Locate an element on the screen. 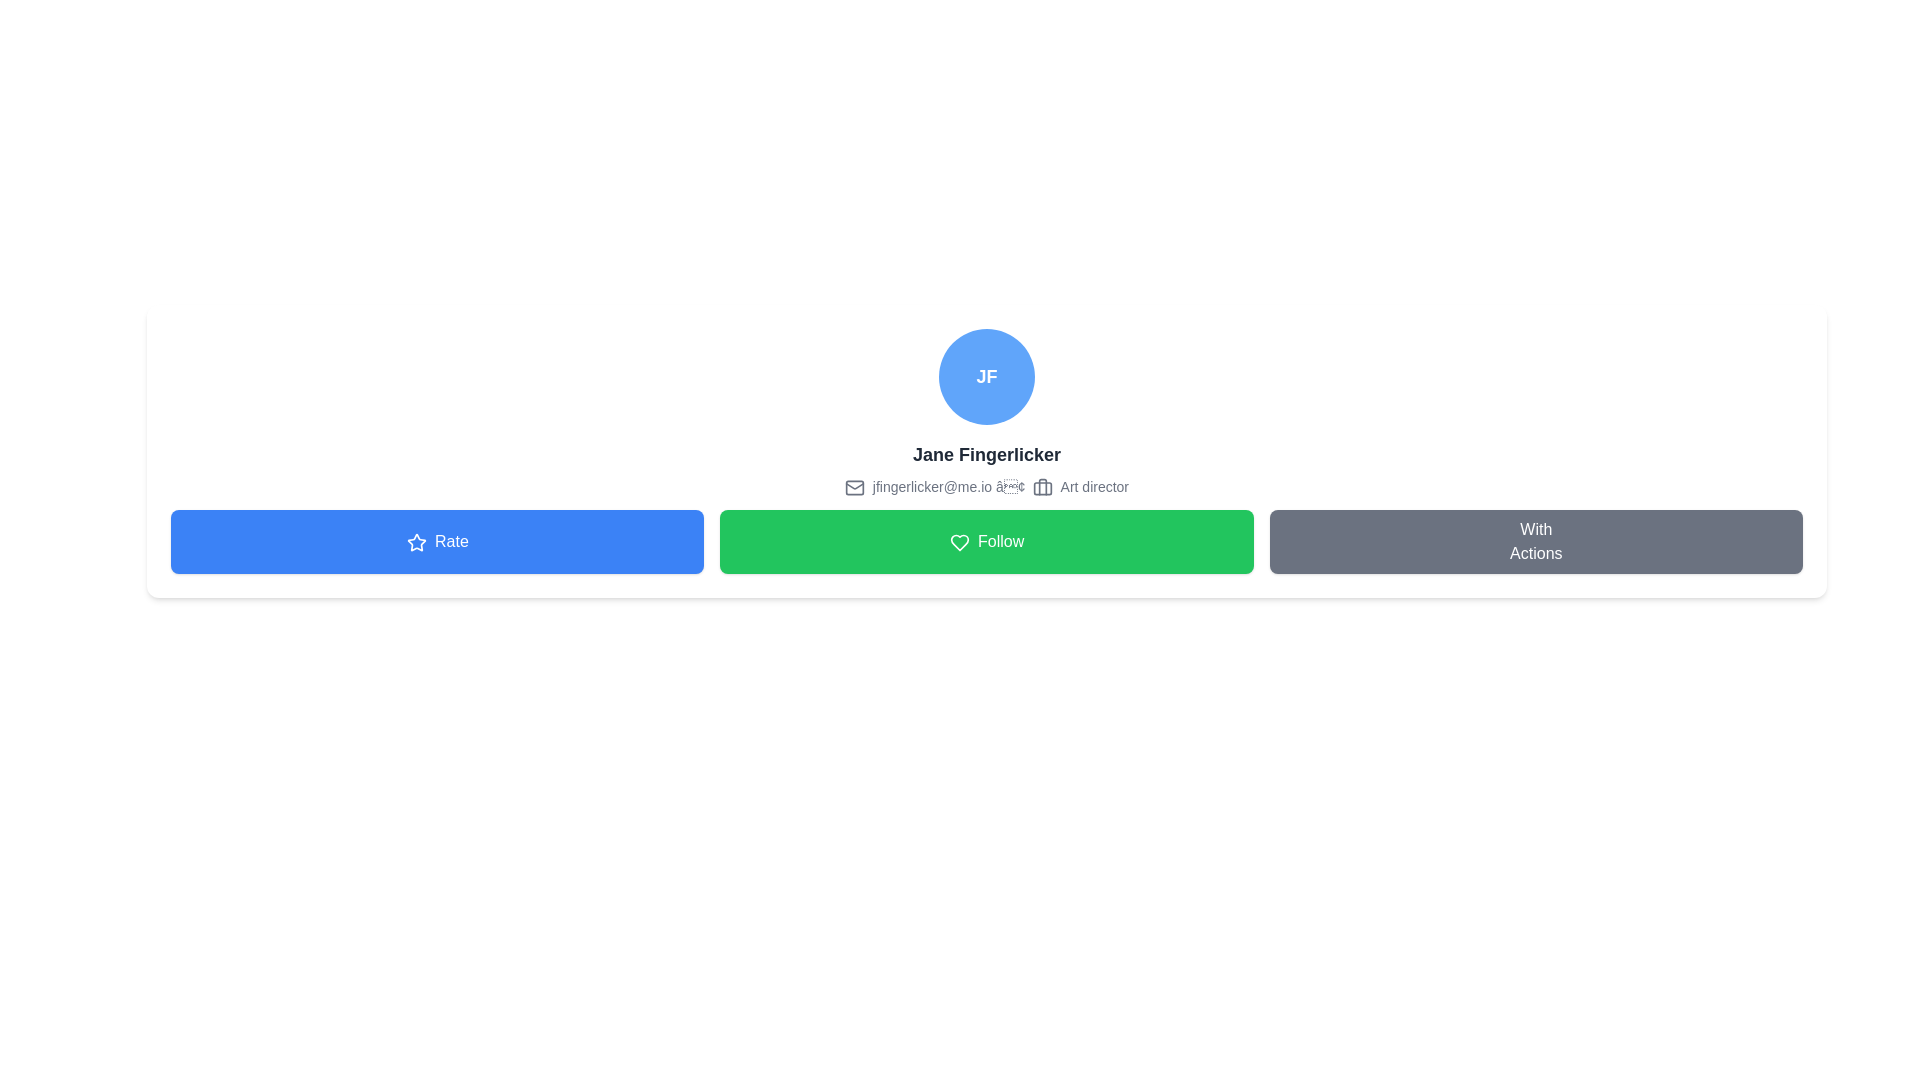 The image size is (1920, 1080). the text block displaying the name 'Jane Fingerlicker', which is centrally located under the circular avatar labeled 'JF' is located at coordinates (987, 455).